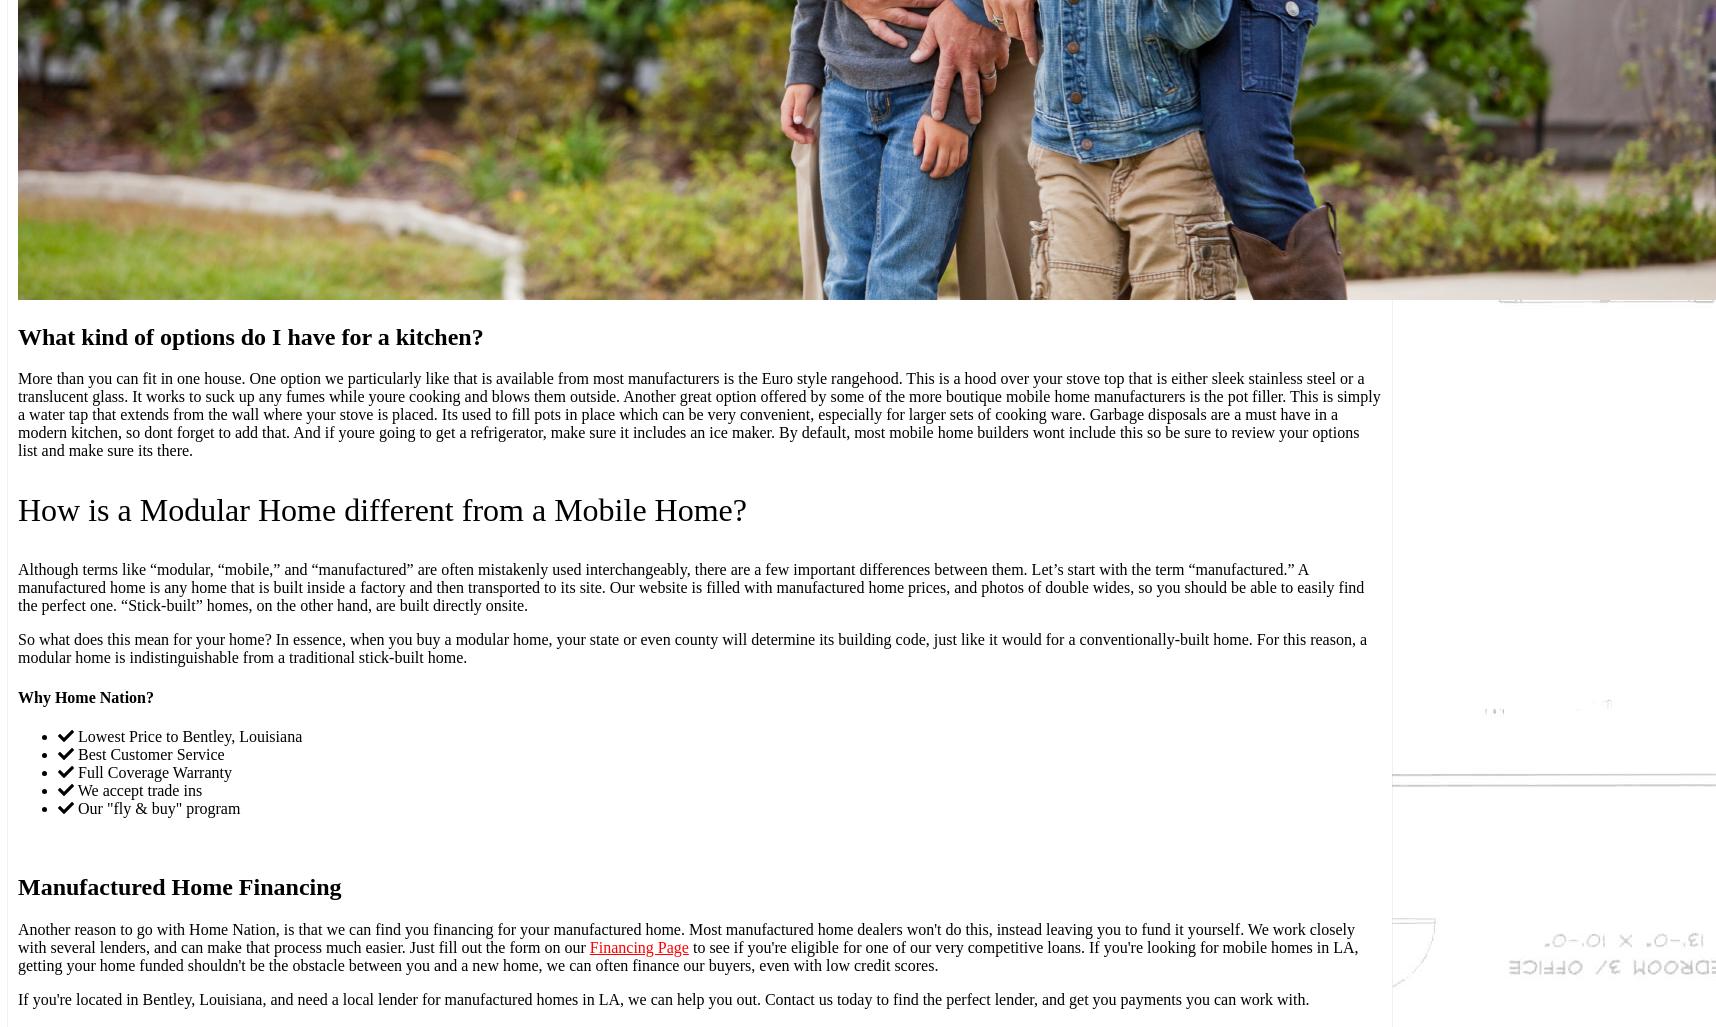 This screenshot has height=1027, width=1716. Describe the element at coordinates (84, 696) in the screenshot. I see `'Why Home Nation?'` at that location.